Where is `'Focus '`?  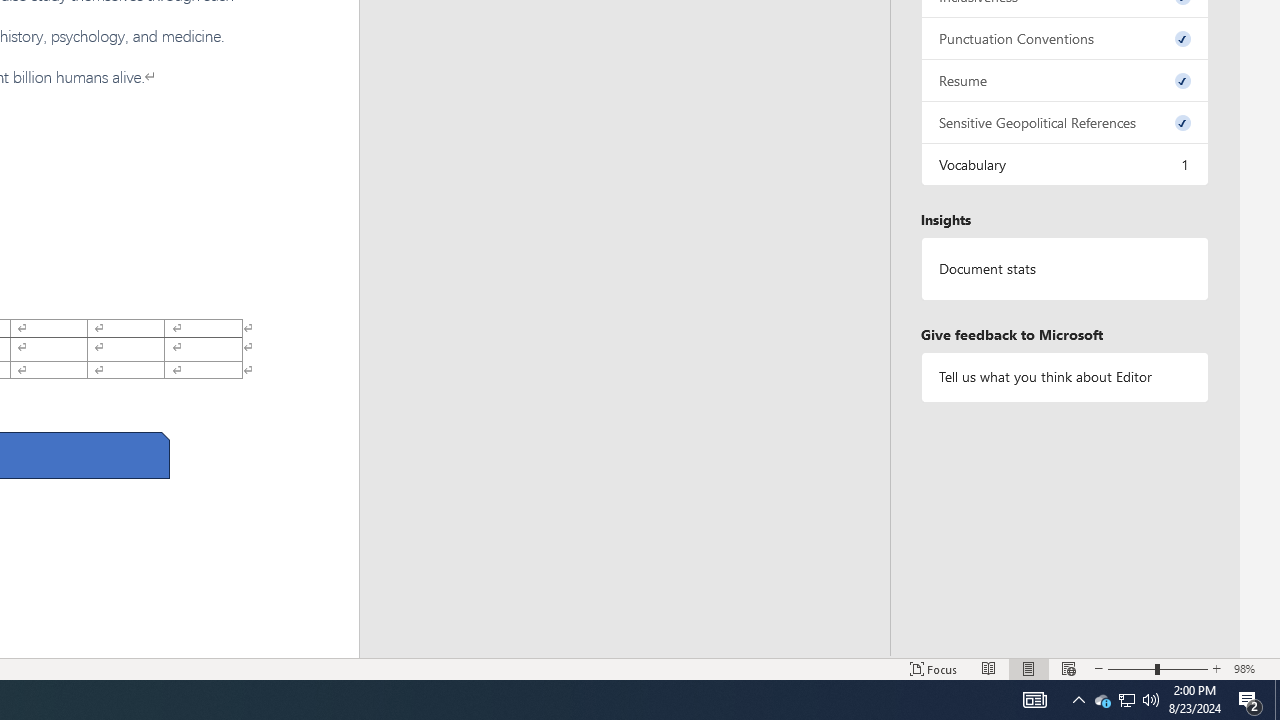 'Focus ' is located at coordinates (933, 669).